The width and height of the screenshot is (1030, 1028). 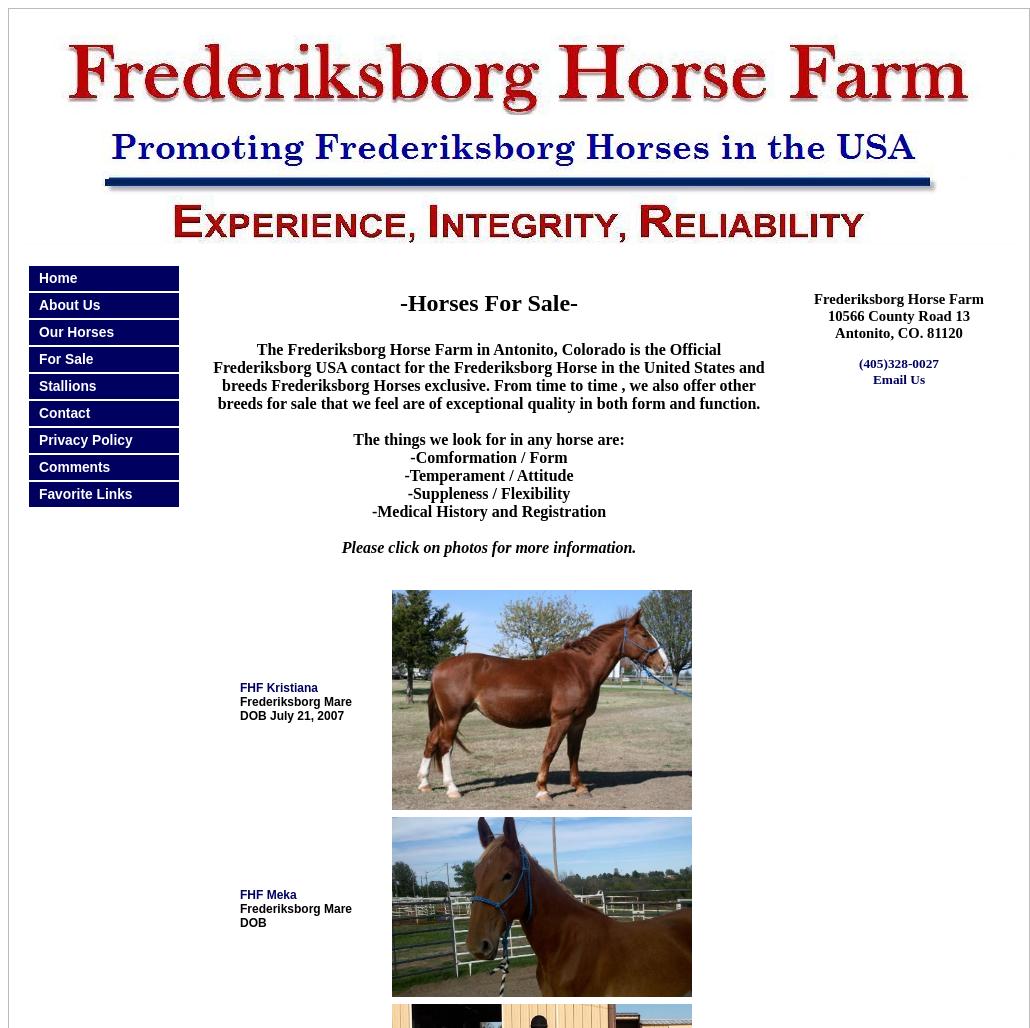 I want to click on '-Horses For Sale-', so click(x=487, y=302).